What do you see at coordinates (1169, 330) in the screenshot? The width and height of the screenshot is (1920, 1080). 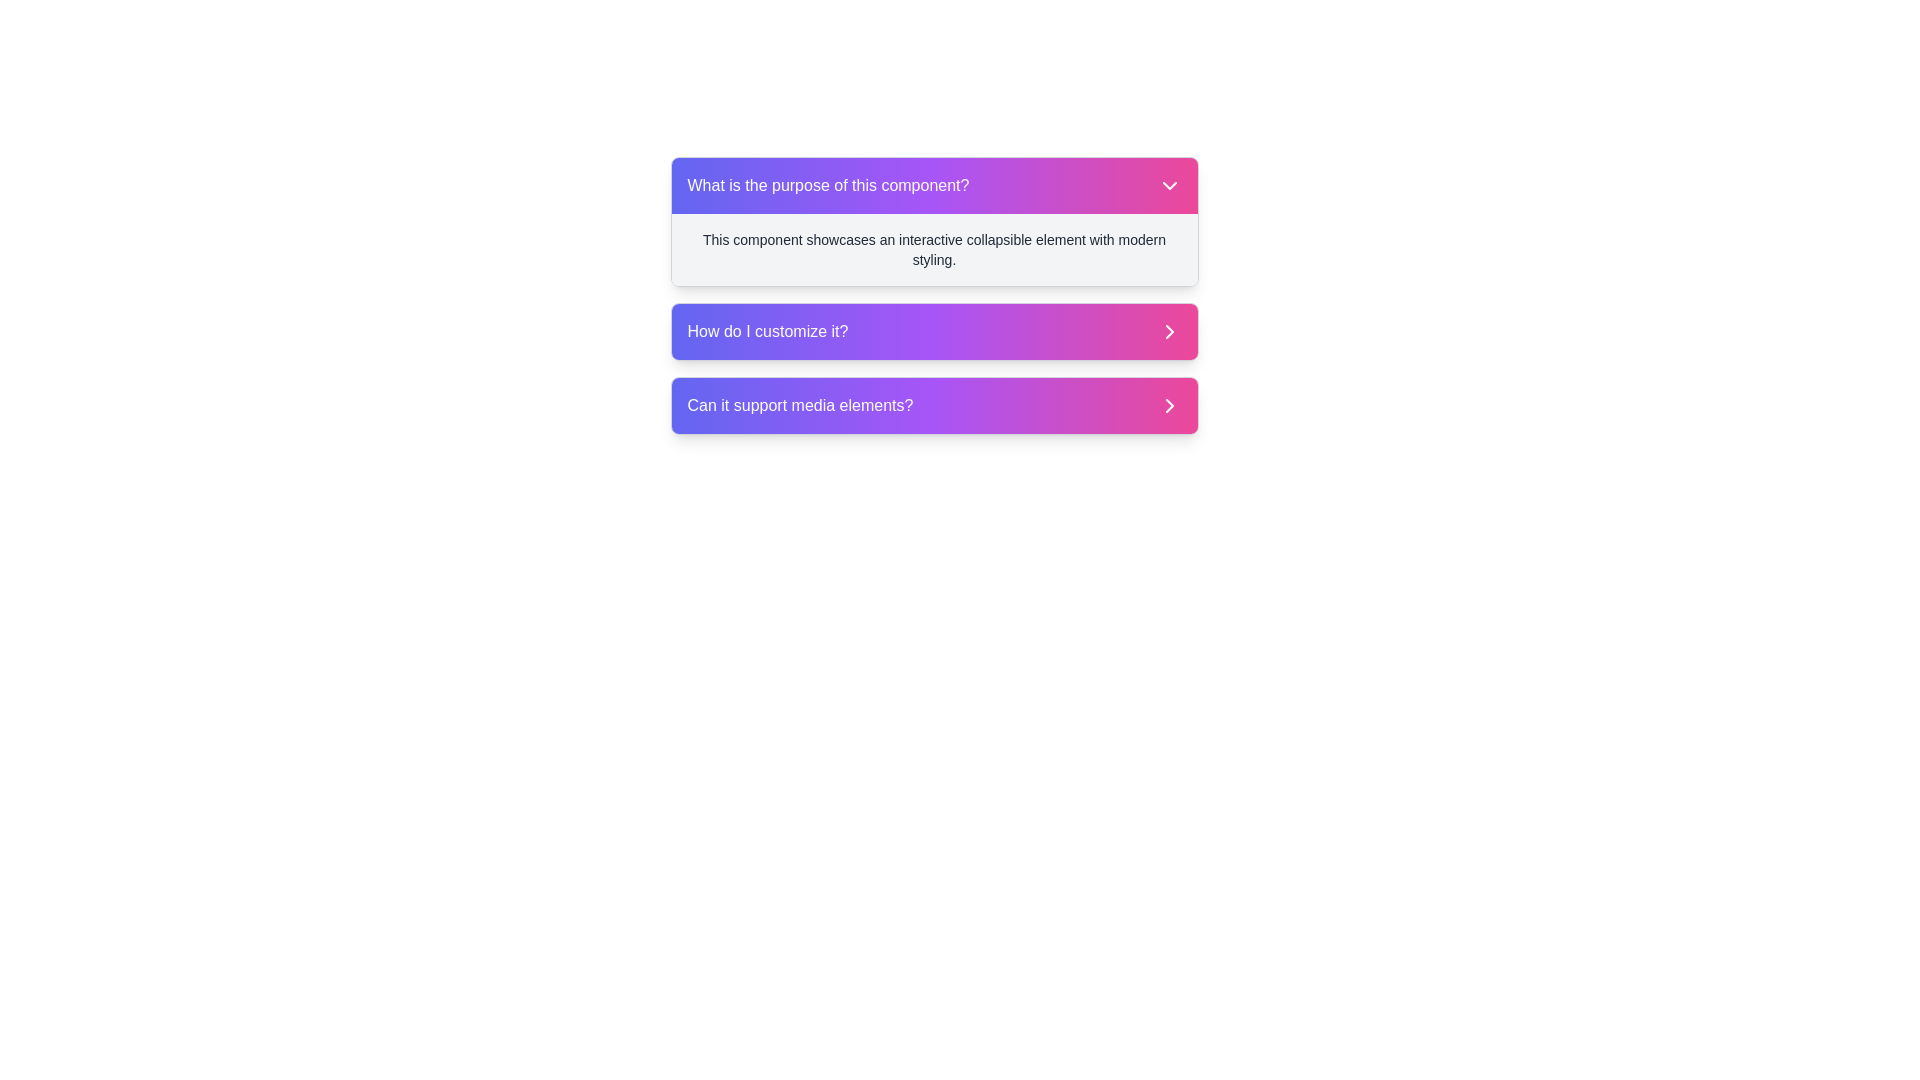 I see `the Chevron Icon located on the right side of the 'How do I customize it?' button, which indicates navigation or expansion options` at bounding box center [1169, 330].